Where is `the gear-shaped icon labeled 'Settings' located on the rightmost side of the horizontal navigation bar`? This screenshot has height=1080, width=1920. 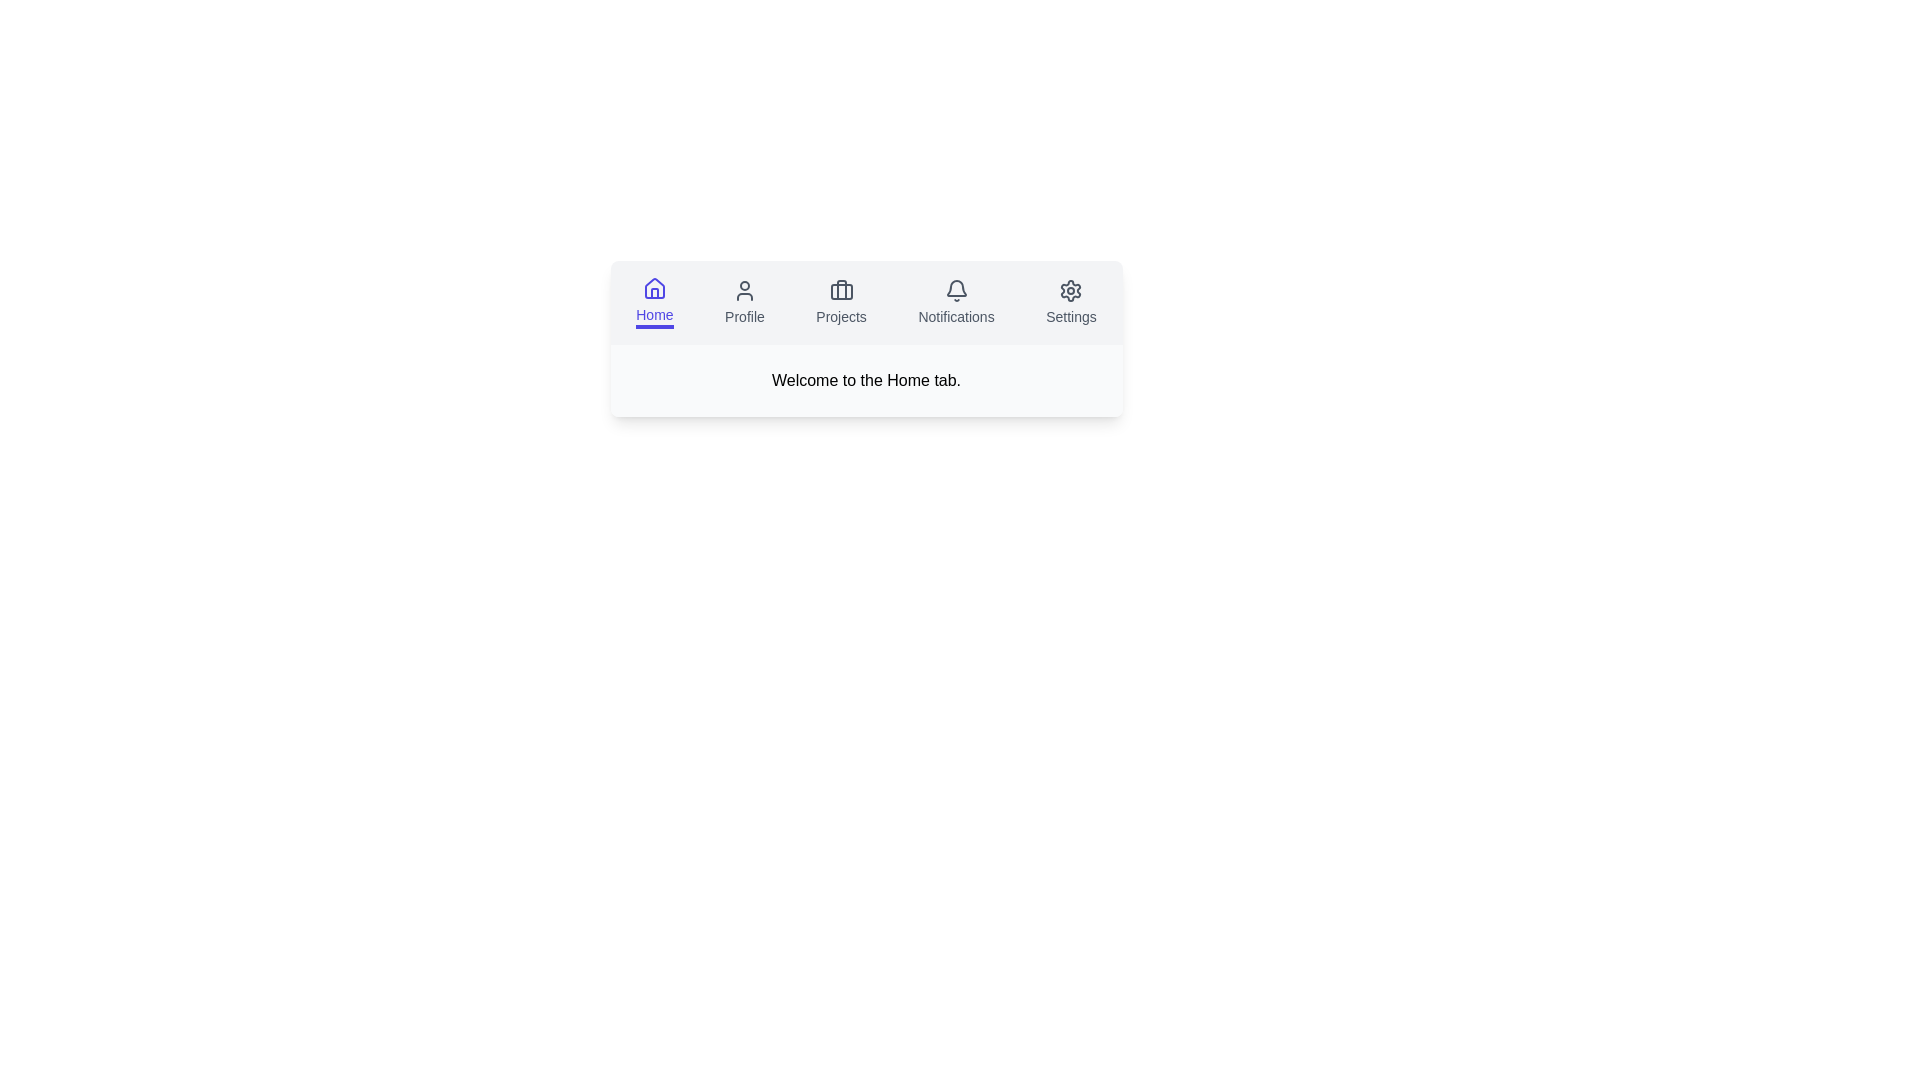 the gear-shaped icon labeled 'Settings' located on the rightmost side of the horizontal navigation bar is located at coordinates (1070, 290).